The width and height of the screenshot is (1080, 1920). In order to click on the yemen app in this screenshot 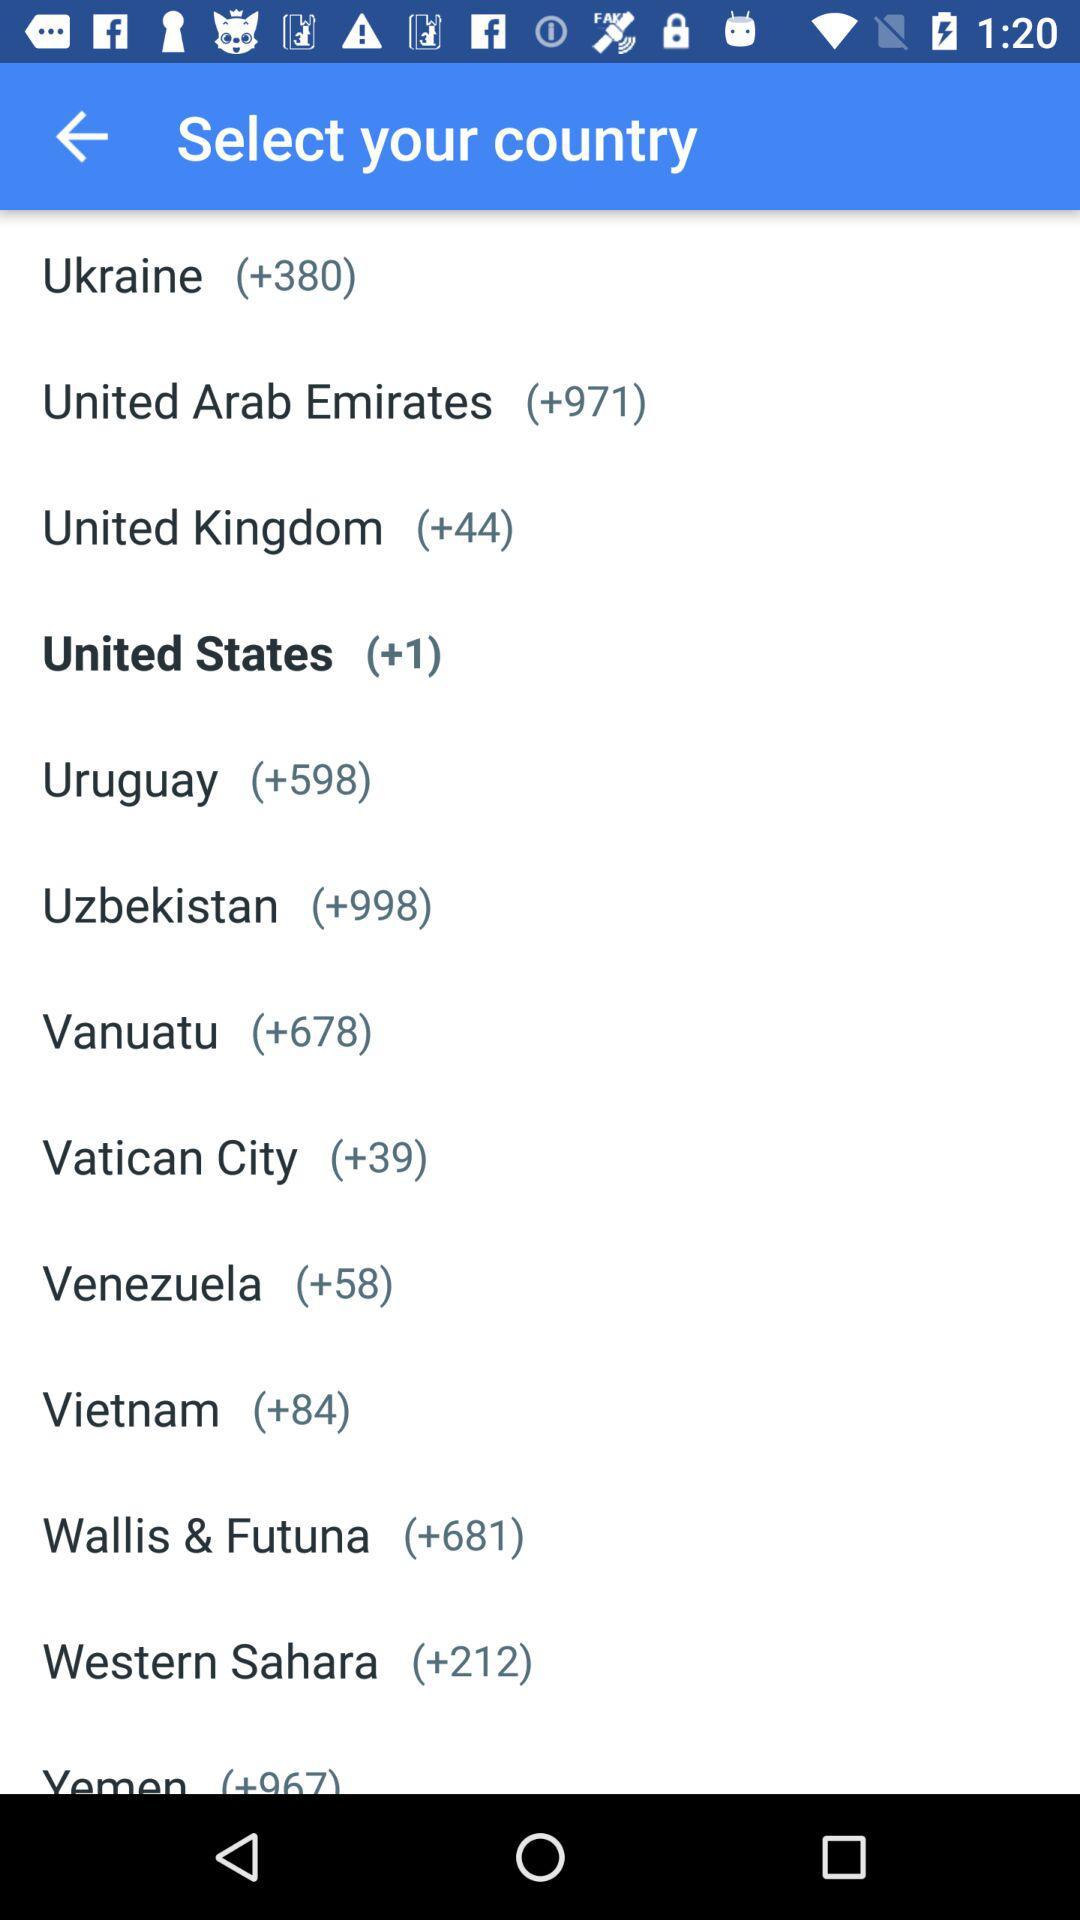, I will do `click(115, 1773)`.